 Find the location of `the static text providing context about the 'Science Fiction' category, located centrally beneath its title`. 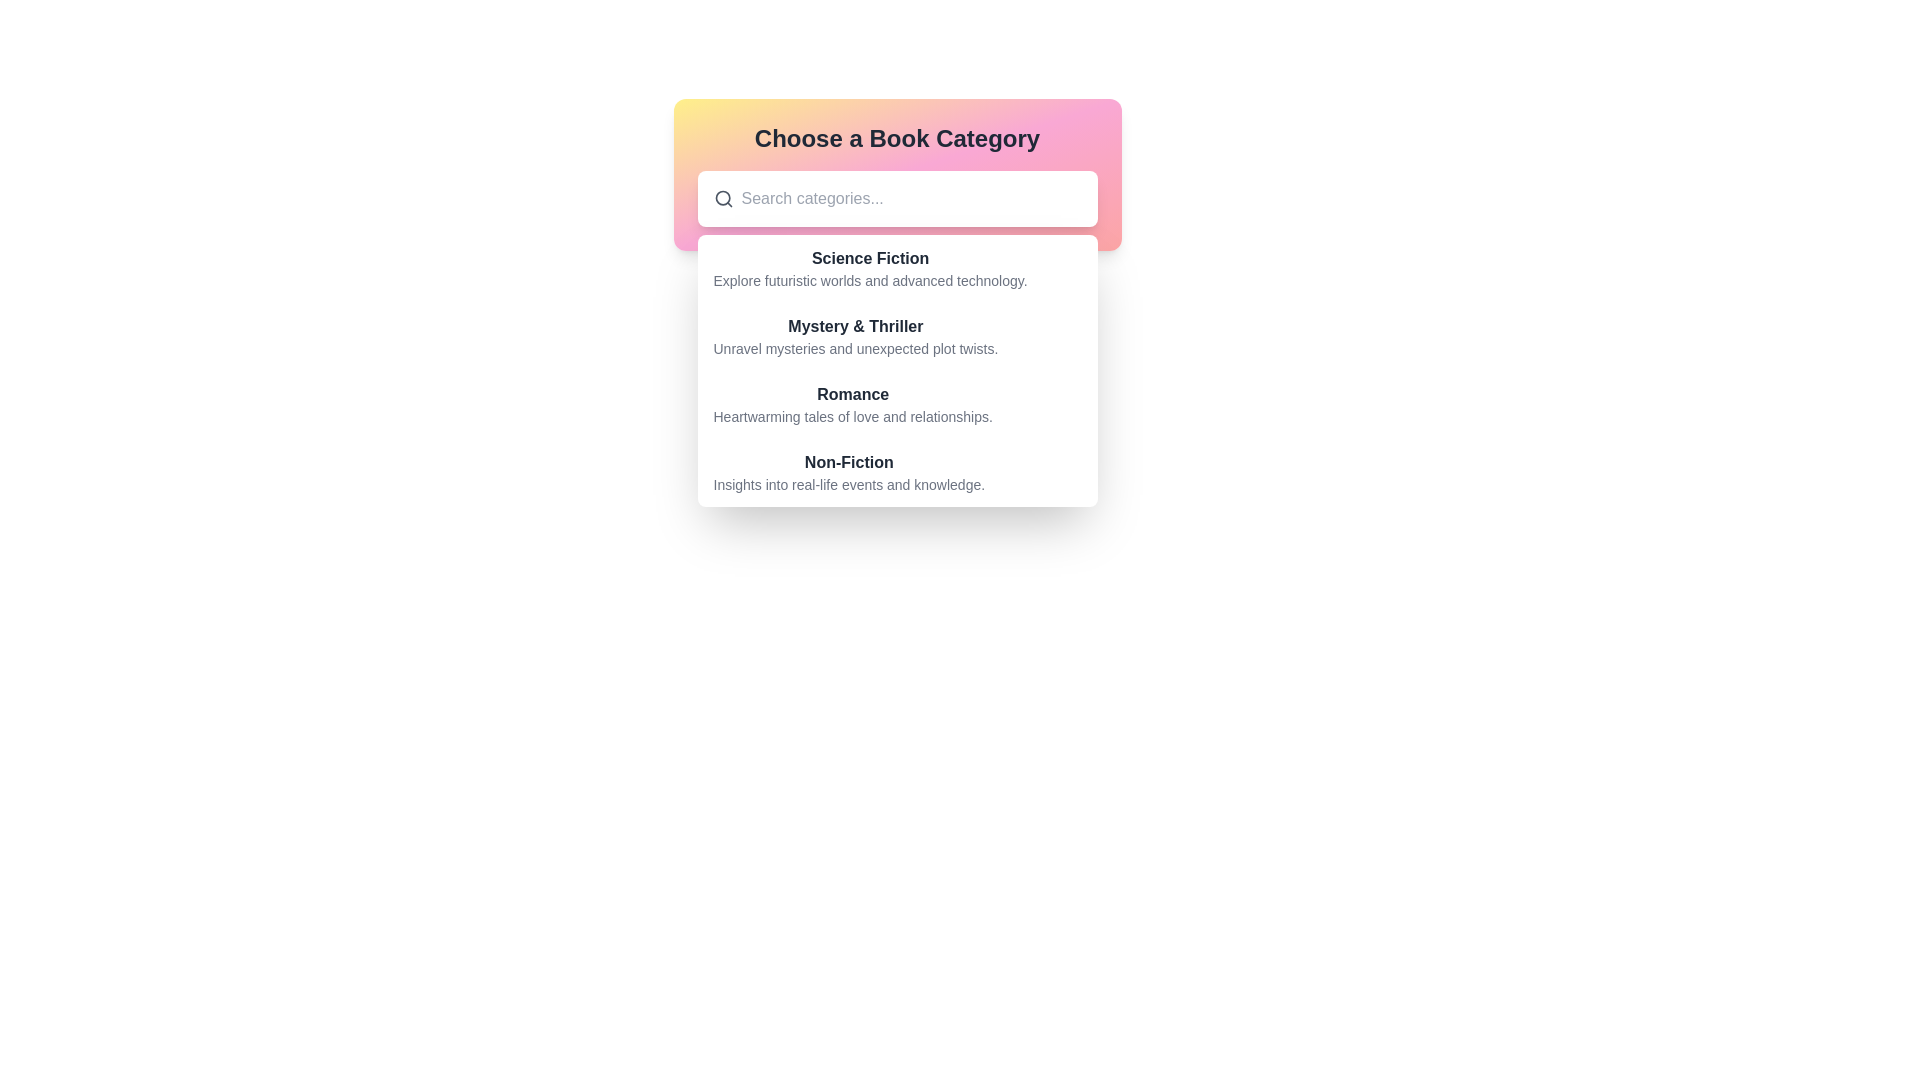

the static text providing context about the 'Science Fiction' category, located centrally beneath its title is located at coordinates (870, 281).